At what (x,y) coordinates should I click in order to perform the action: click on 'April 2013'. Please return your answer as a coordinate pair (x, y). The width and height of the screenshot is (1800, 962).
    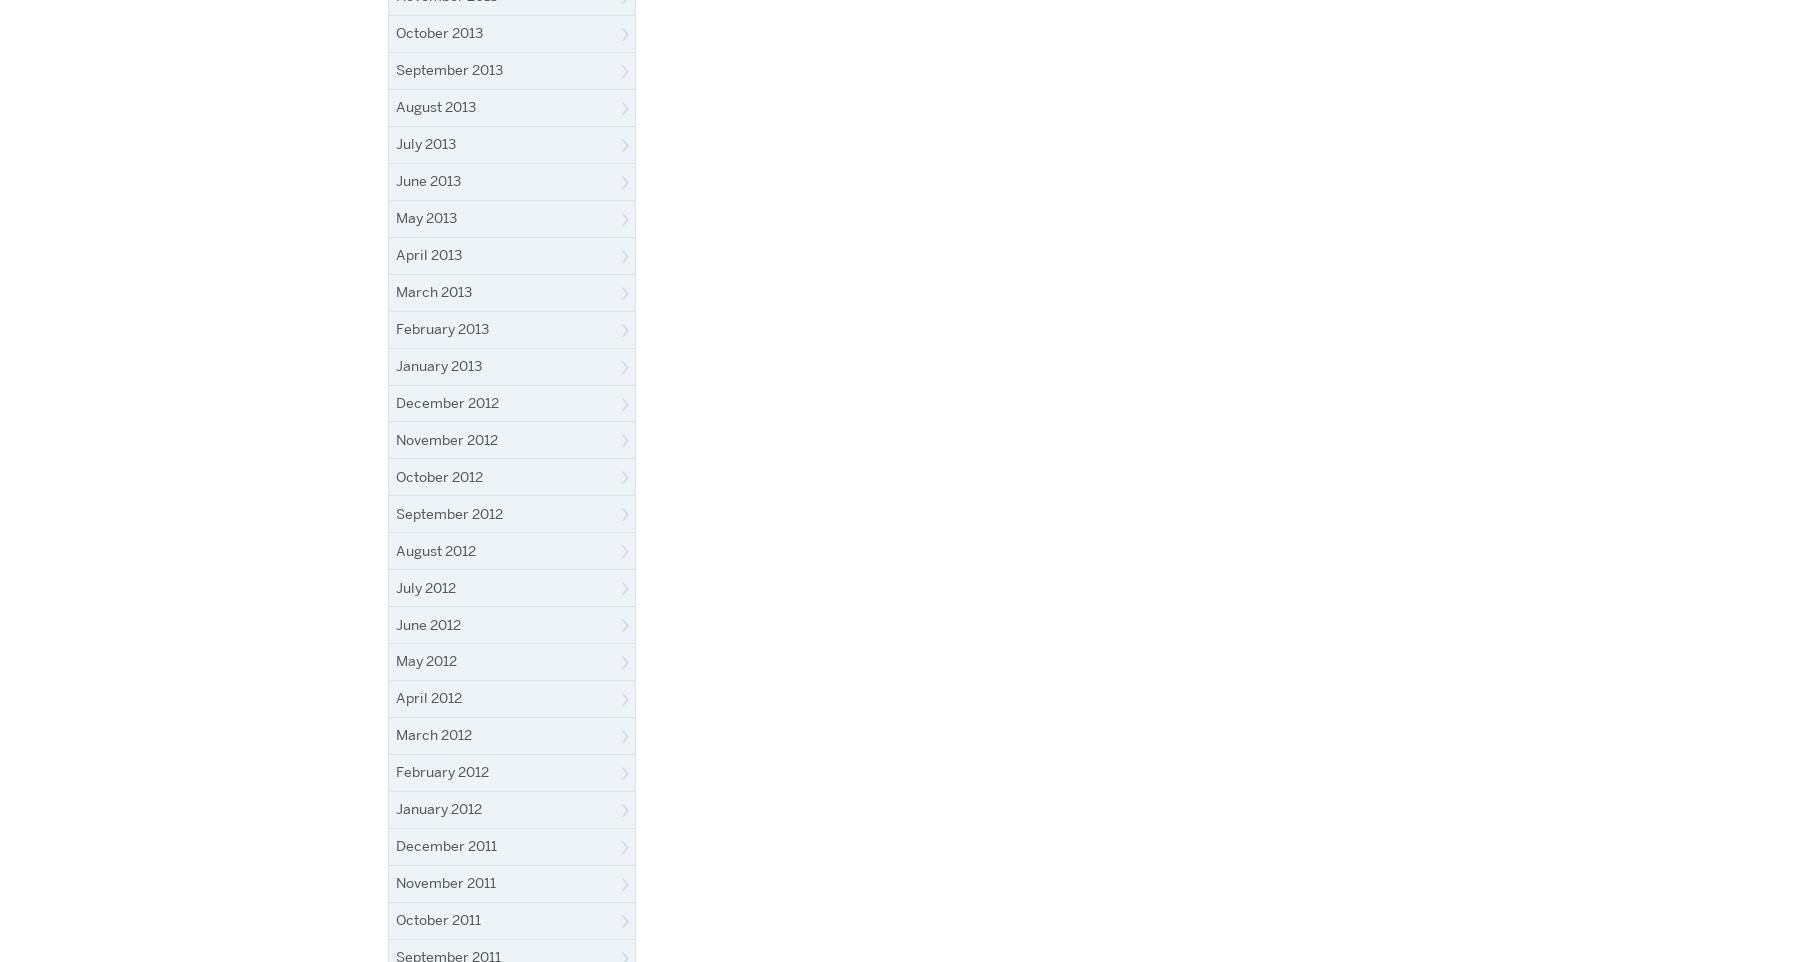
    Looking at the image, I should click on (428, 253).